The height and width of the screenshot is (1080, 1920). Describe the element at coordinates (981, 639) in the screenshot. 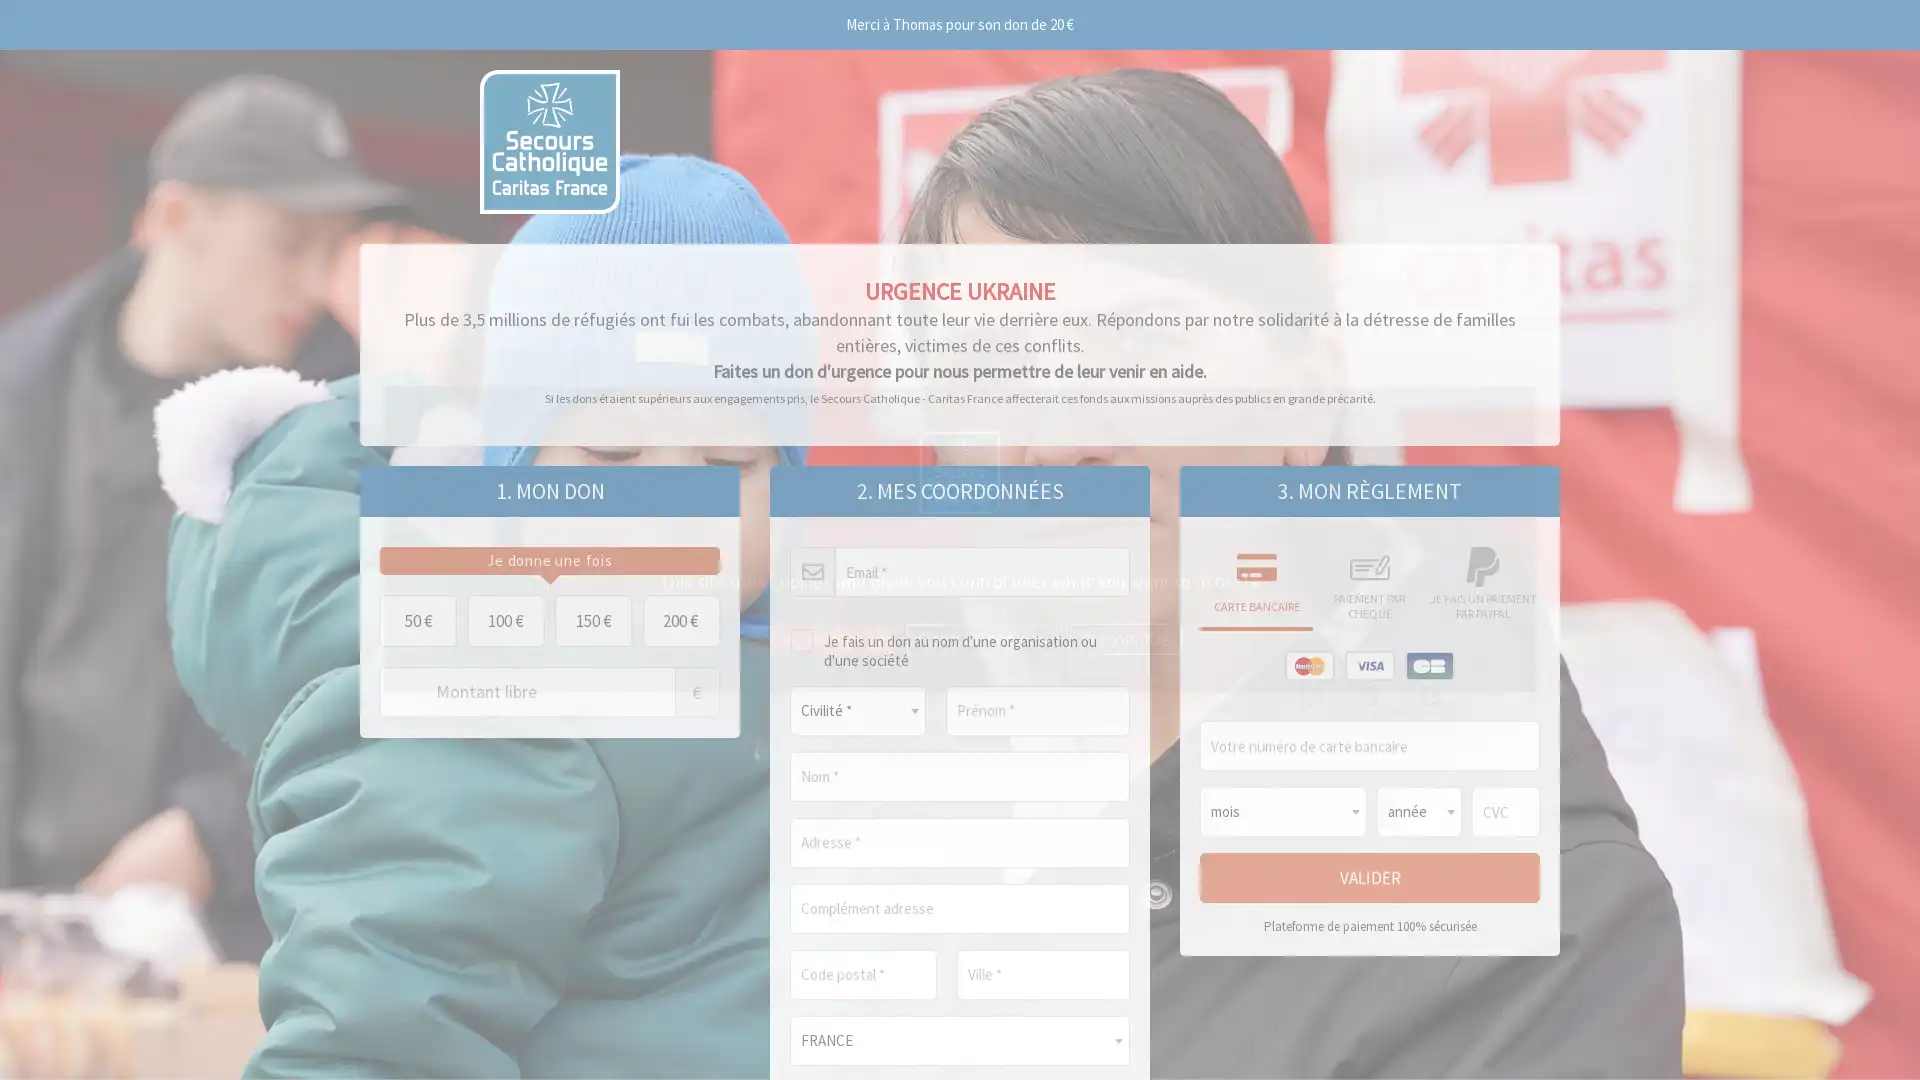

I see `Deny all cookies` at that location.